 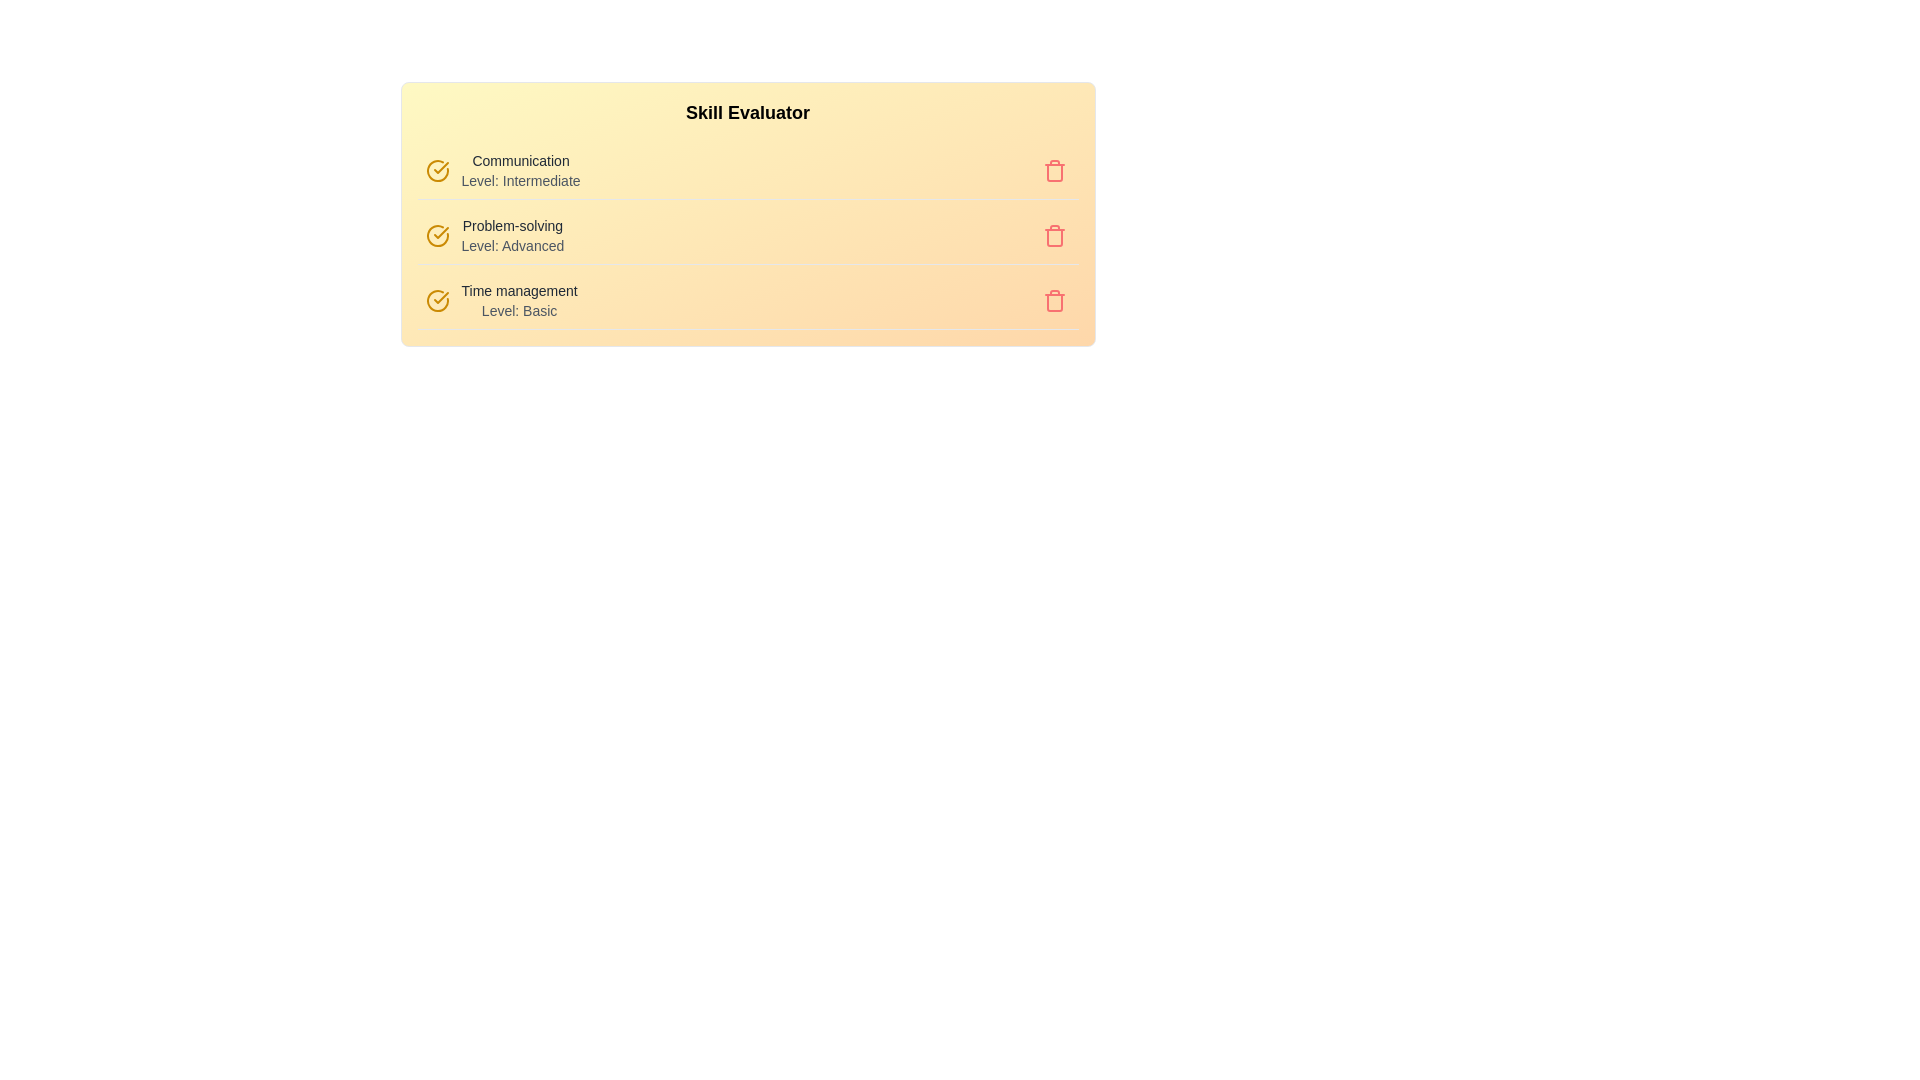 I want to click on the skill icon for Time management to focus on it, so click(x=436, y=300).